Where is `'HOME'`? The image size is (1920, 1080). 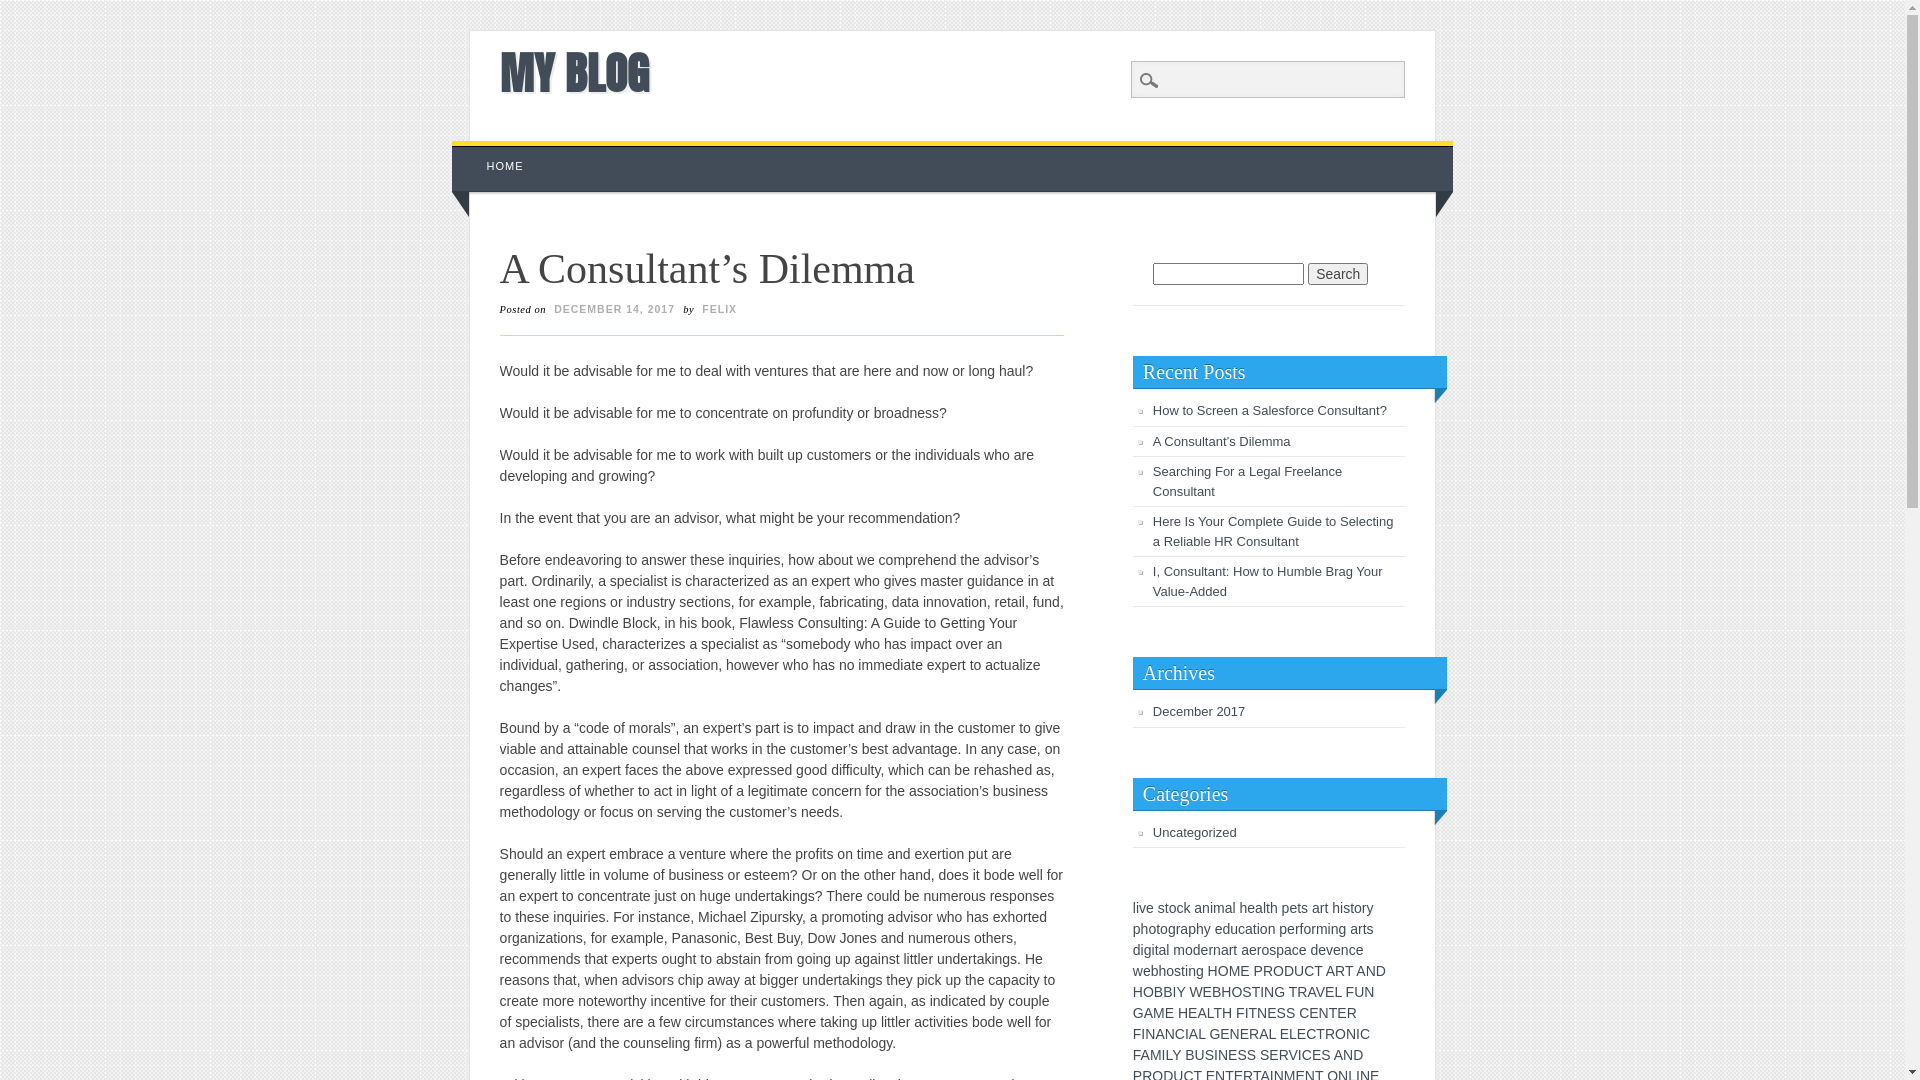
'HOME' is located at coordinates (505, 165).